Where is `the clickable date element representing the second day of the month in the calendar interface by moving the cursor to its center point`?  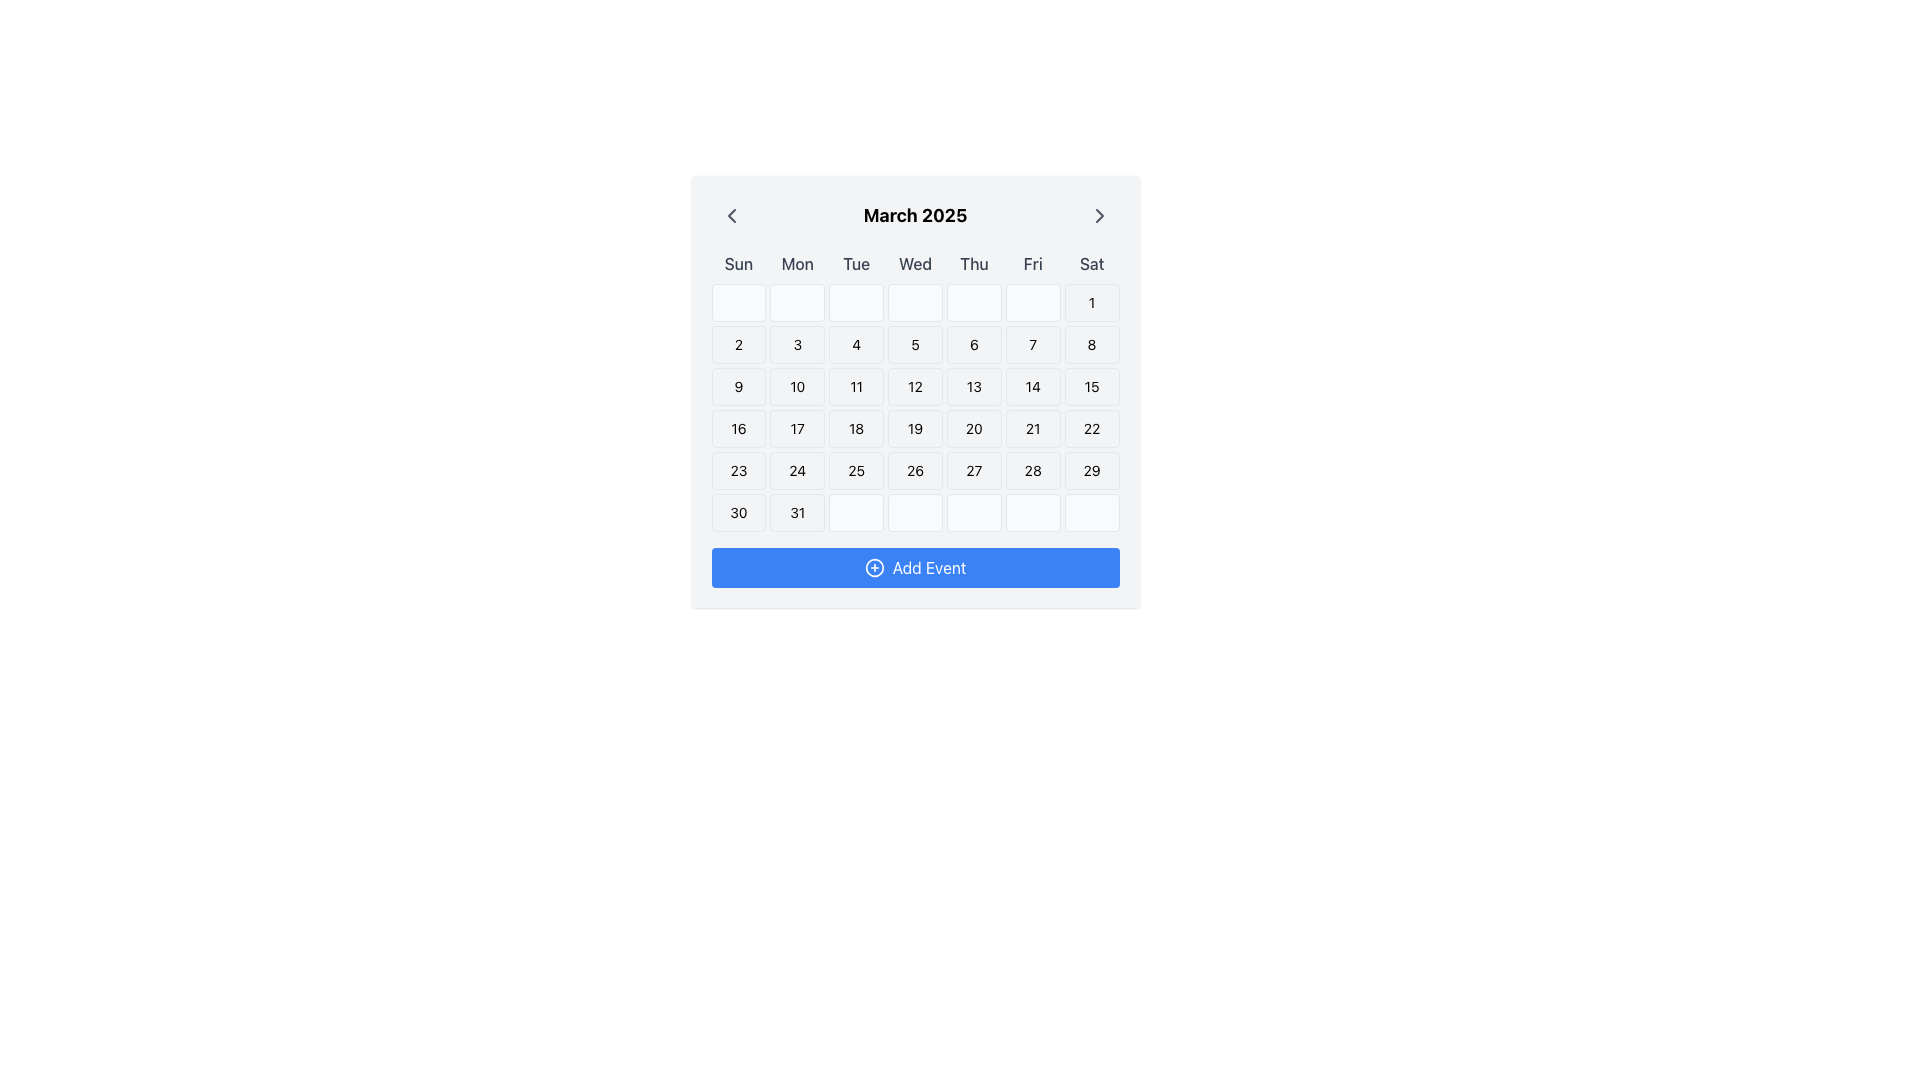
the clickable date element representing the second day of the month in the calendar interface by moving the cursor to its center point is located at coordinates (738, 343).